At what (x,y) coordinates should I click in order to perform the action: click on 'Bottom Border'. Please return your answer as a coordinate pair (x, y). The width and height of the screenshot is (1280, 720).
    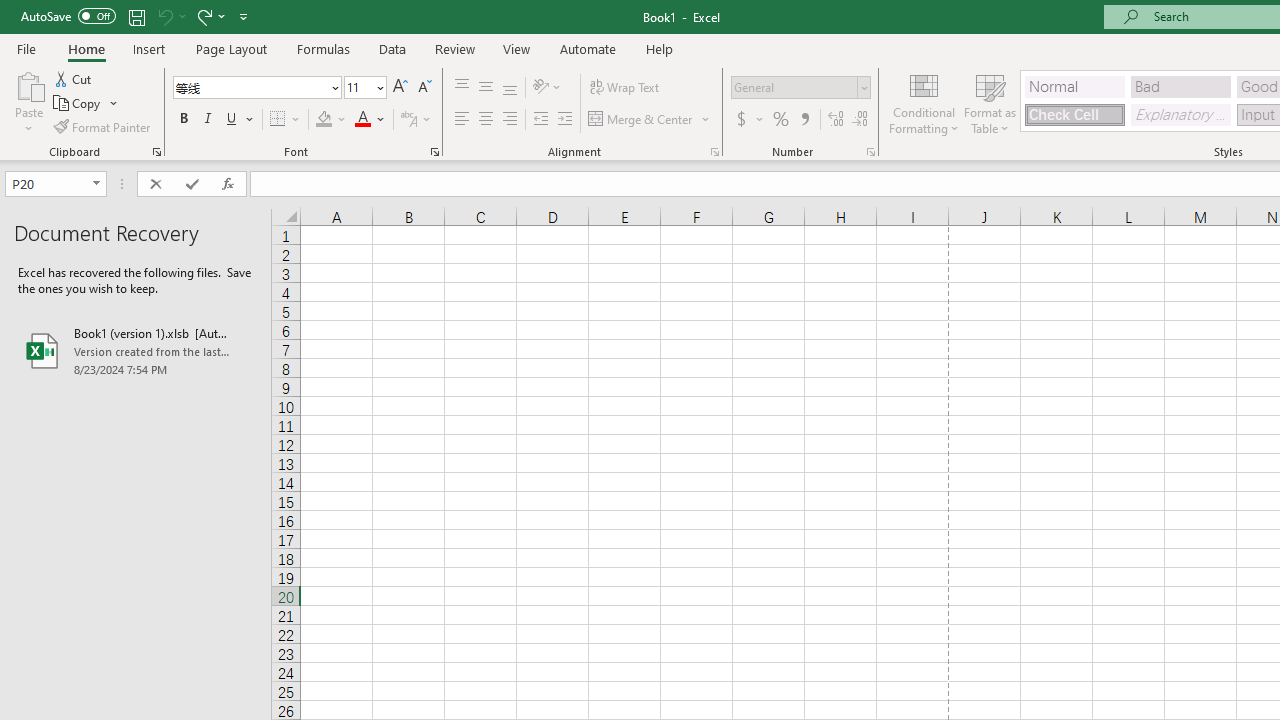
    Looking at the image, I should click on (277, 119).